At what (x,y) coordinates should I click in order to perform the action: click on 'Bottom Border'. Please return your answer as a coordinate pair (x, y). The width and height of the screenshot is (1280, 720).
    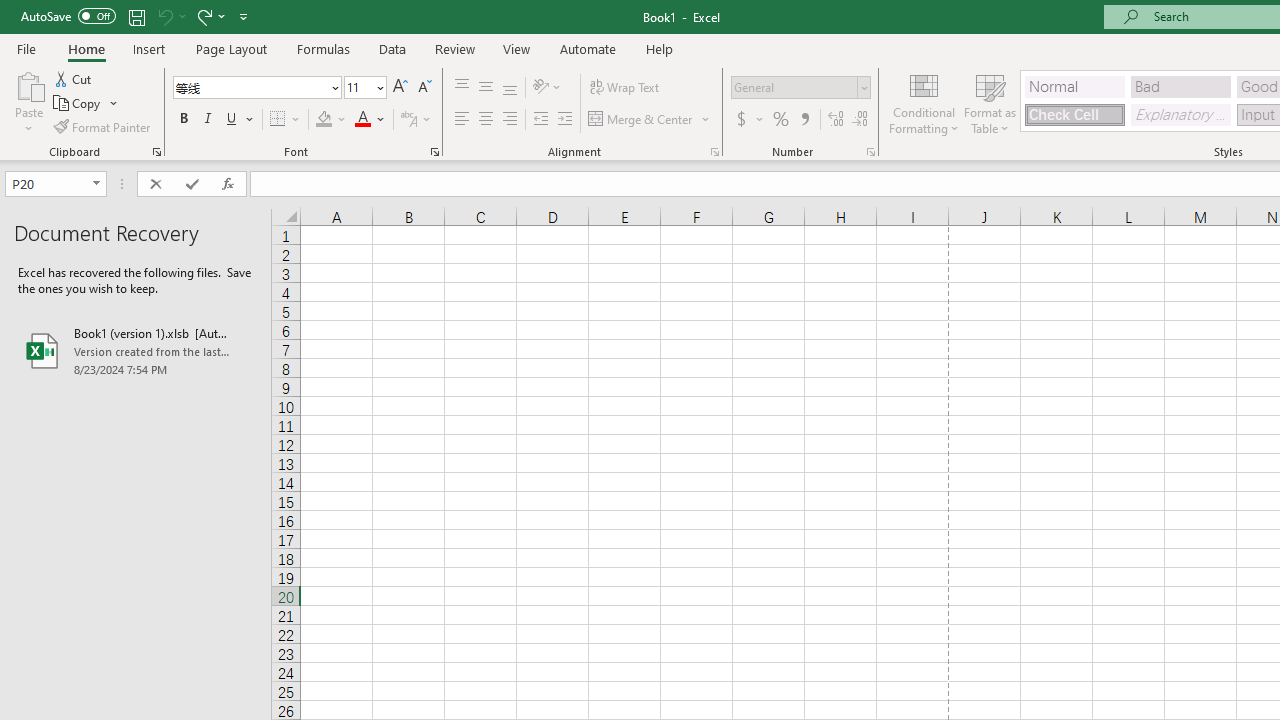
    Looking at the image, I should click on (277, 119).